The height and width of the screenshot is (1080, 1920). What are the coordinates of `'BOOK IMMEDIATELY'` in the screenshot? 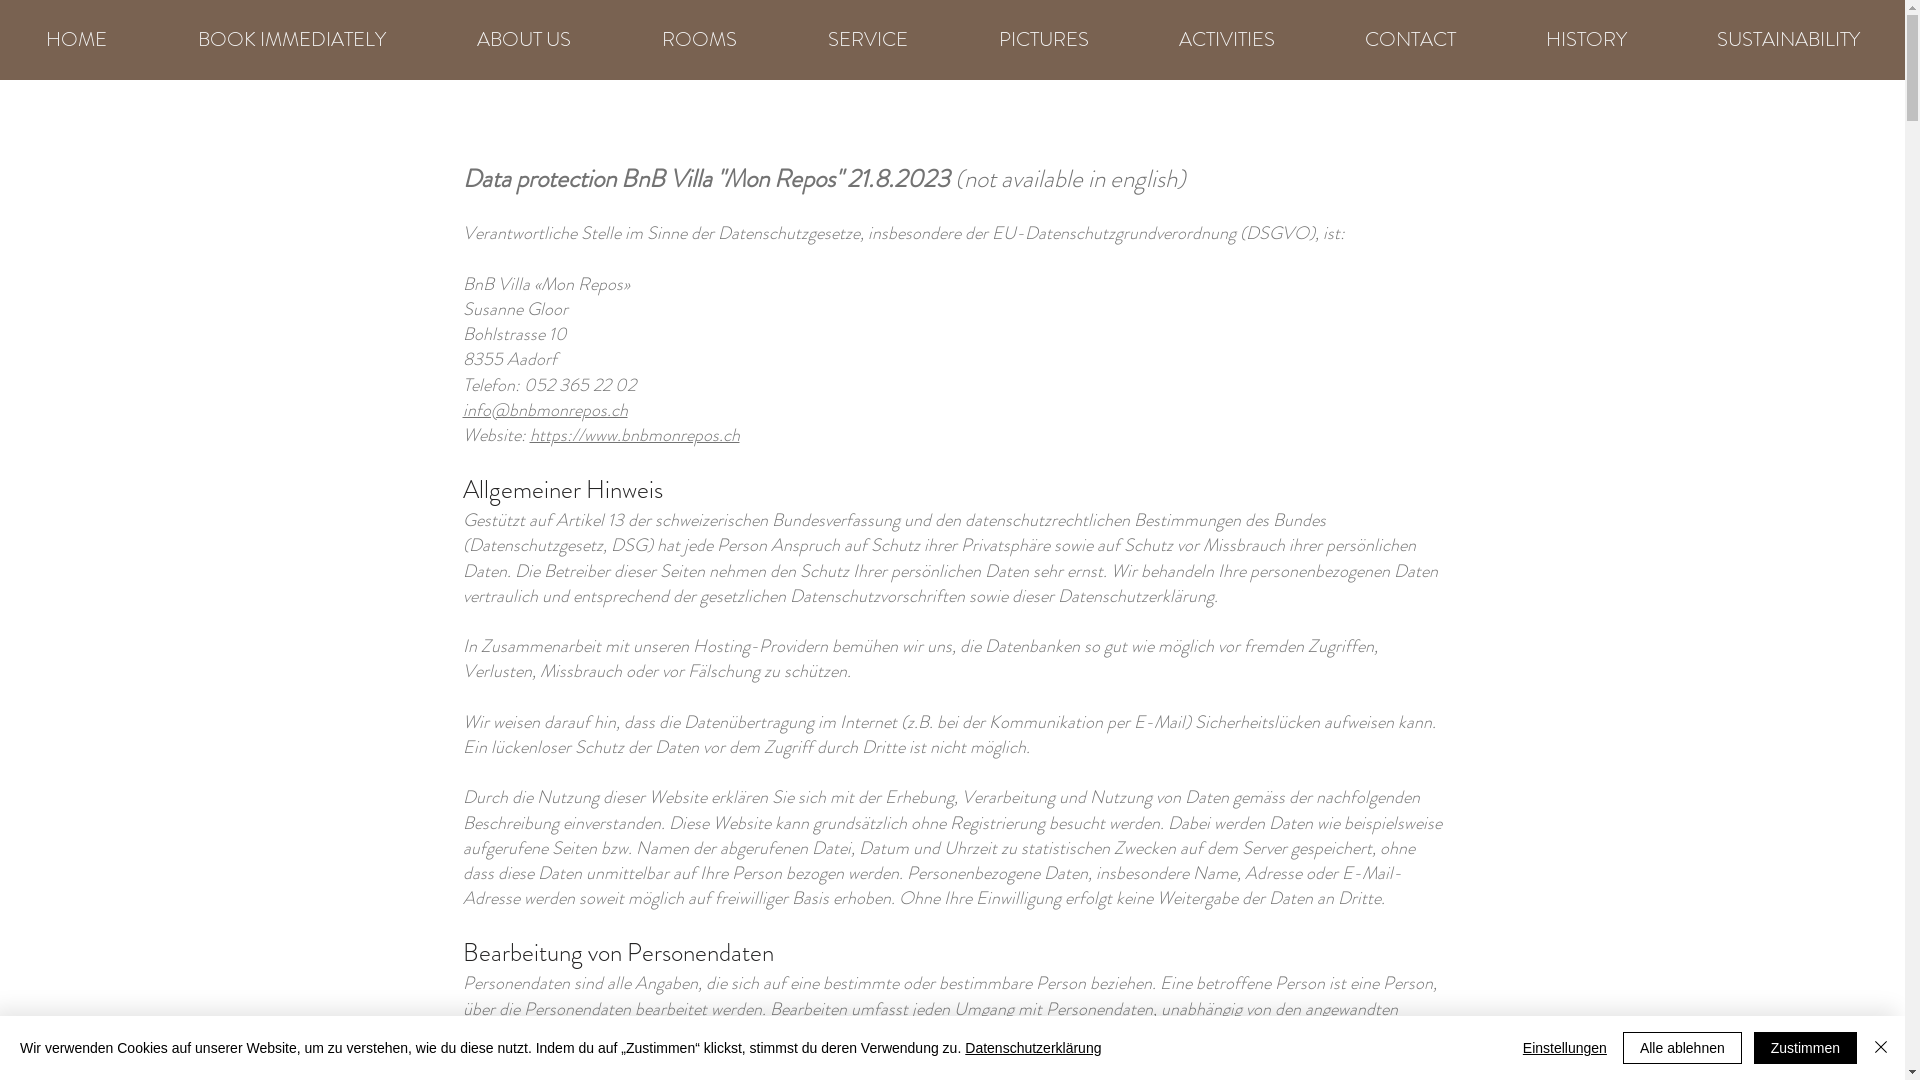 It's located at (290, 39).